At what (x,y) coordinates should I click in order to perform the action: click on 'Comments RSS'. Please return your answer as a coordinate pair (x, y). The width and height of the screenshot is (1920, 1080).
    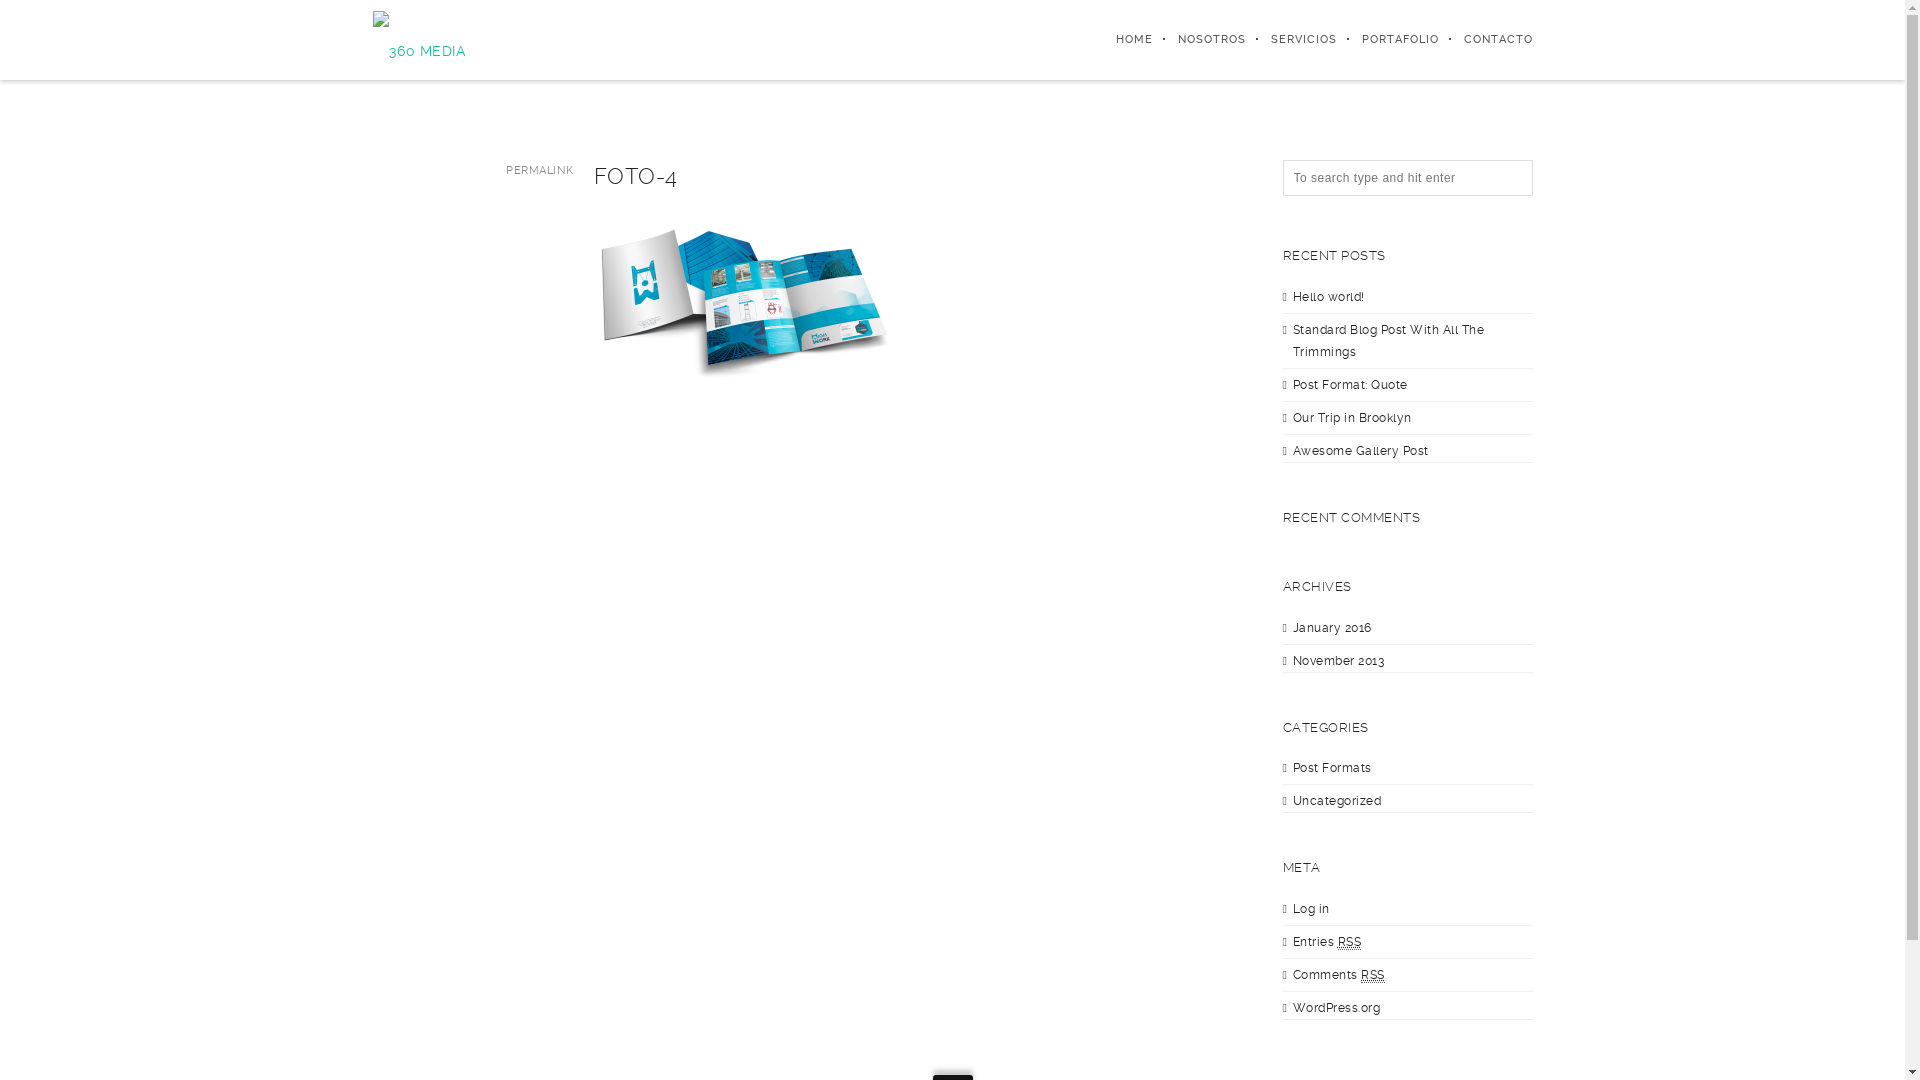
    Looking at the image, I should click on (1338, 974).